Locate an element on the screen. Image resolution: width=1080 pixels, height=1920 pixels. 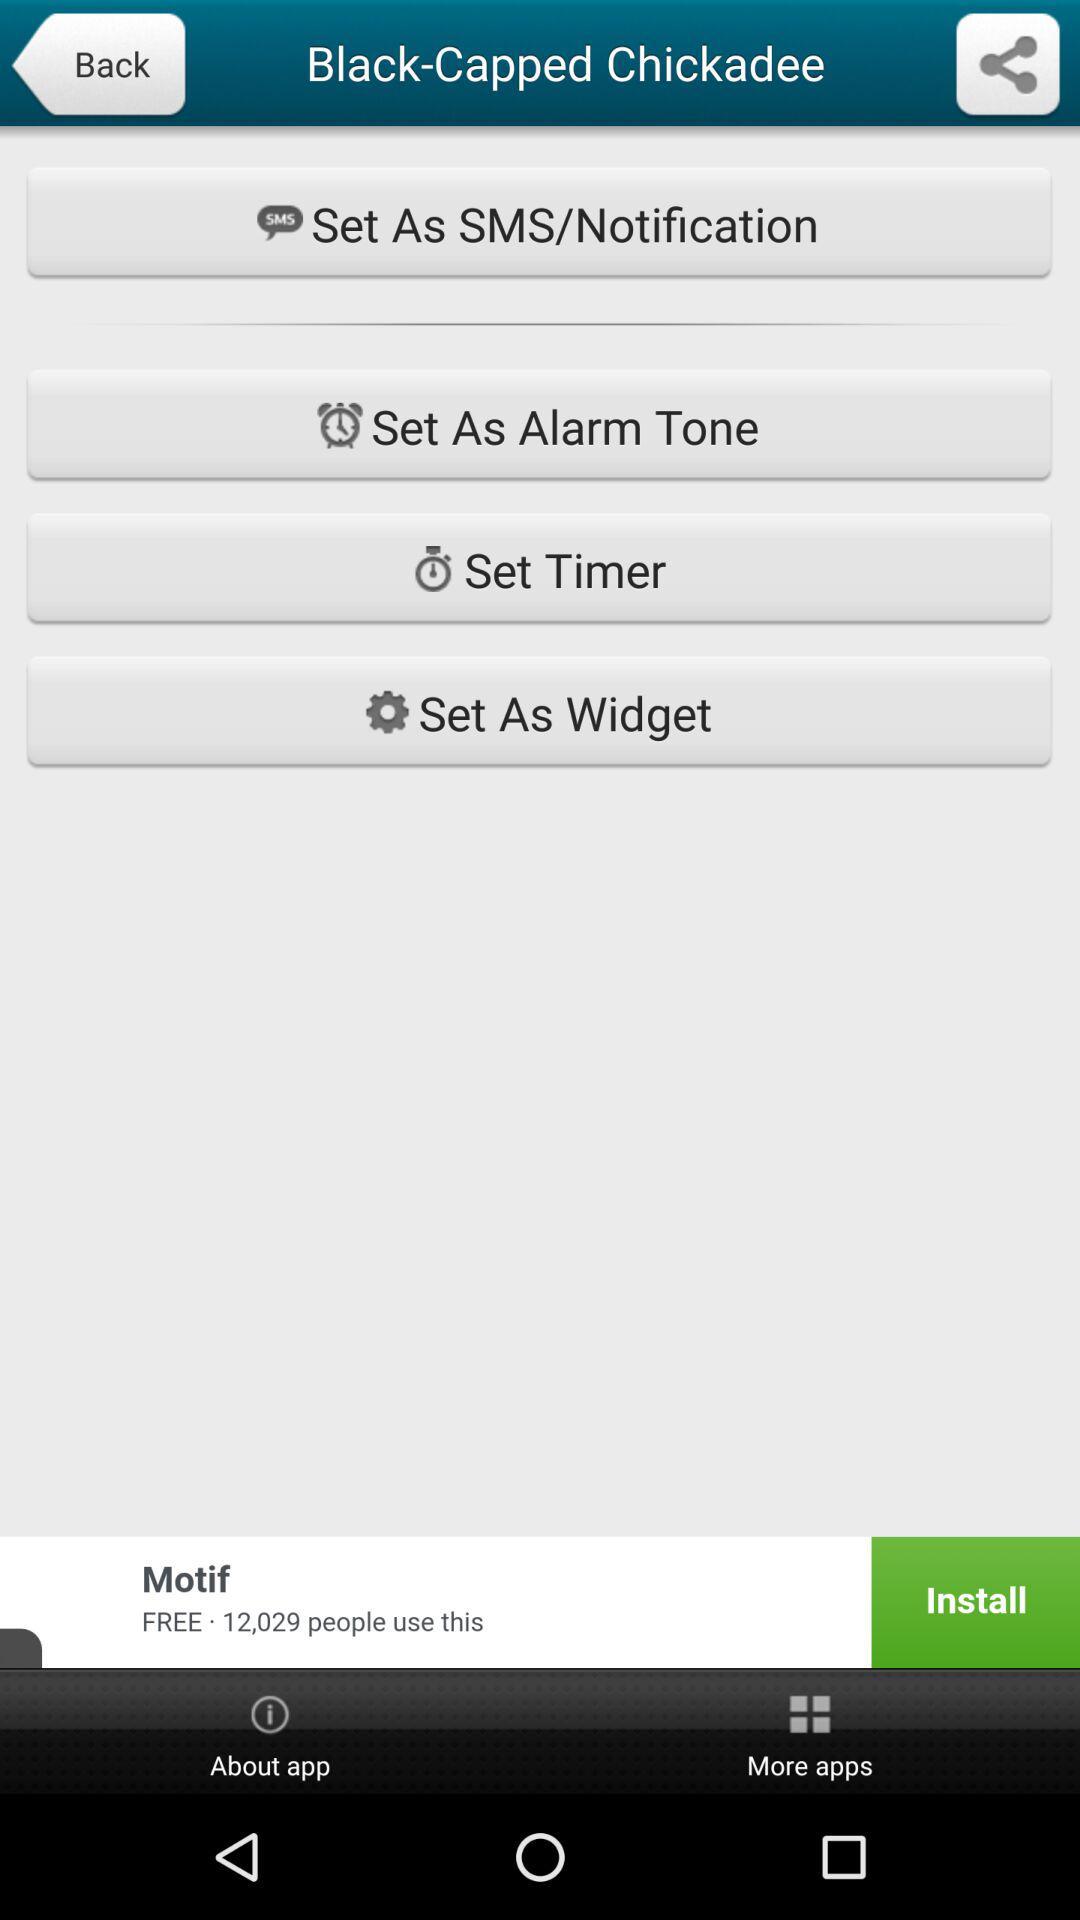
the item to the left of more apps icon is located at coordinates (270, 1732).